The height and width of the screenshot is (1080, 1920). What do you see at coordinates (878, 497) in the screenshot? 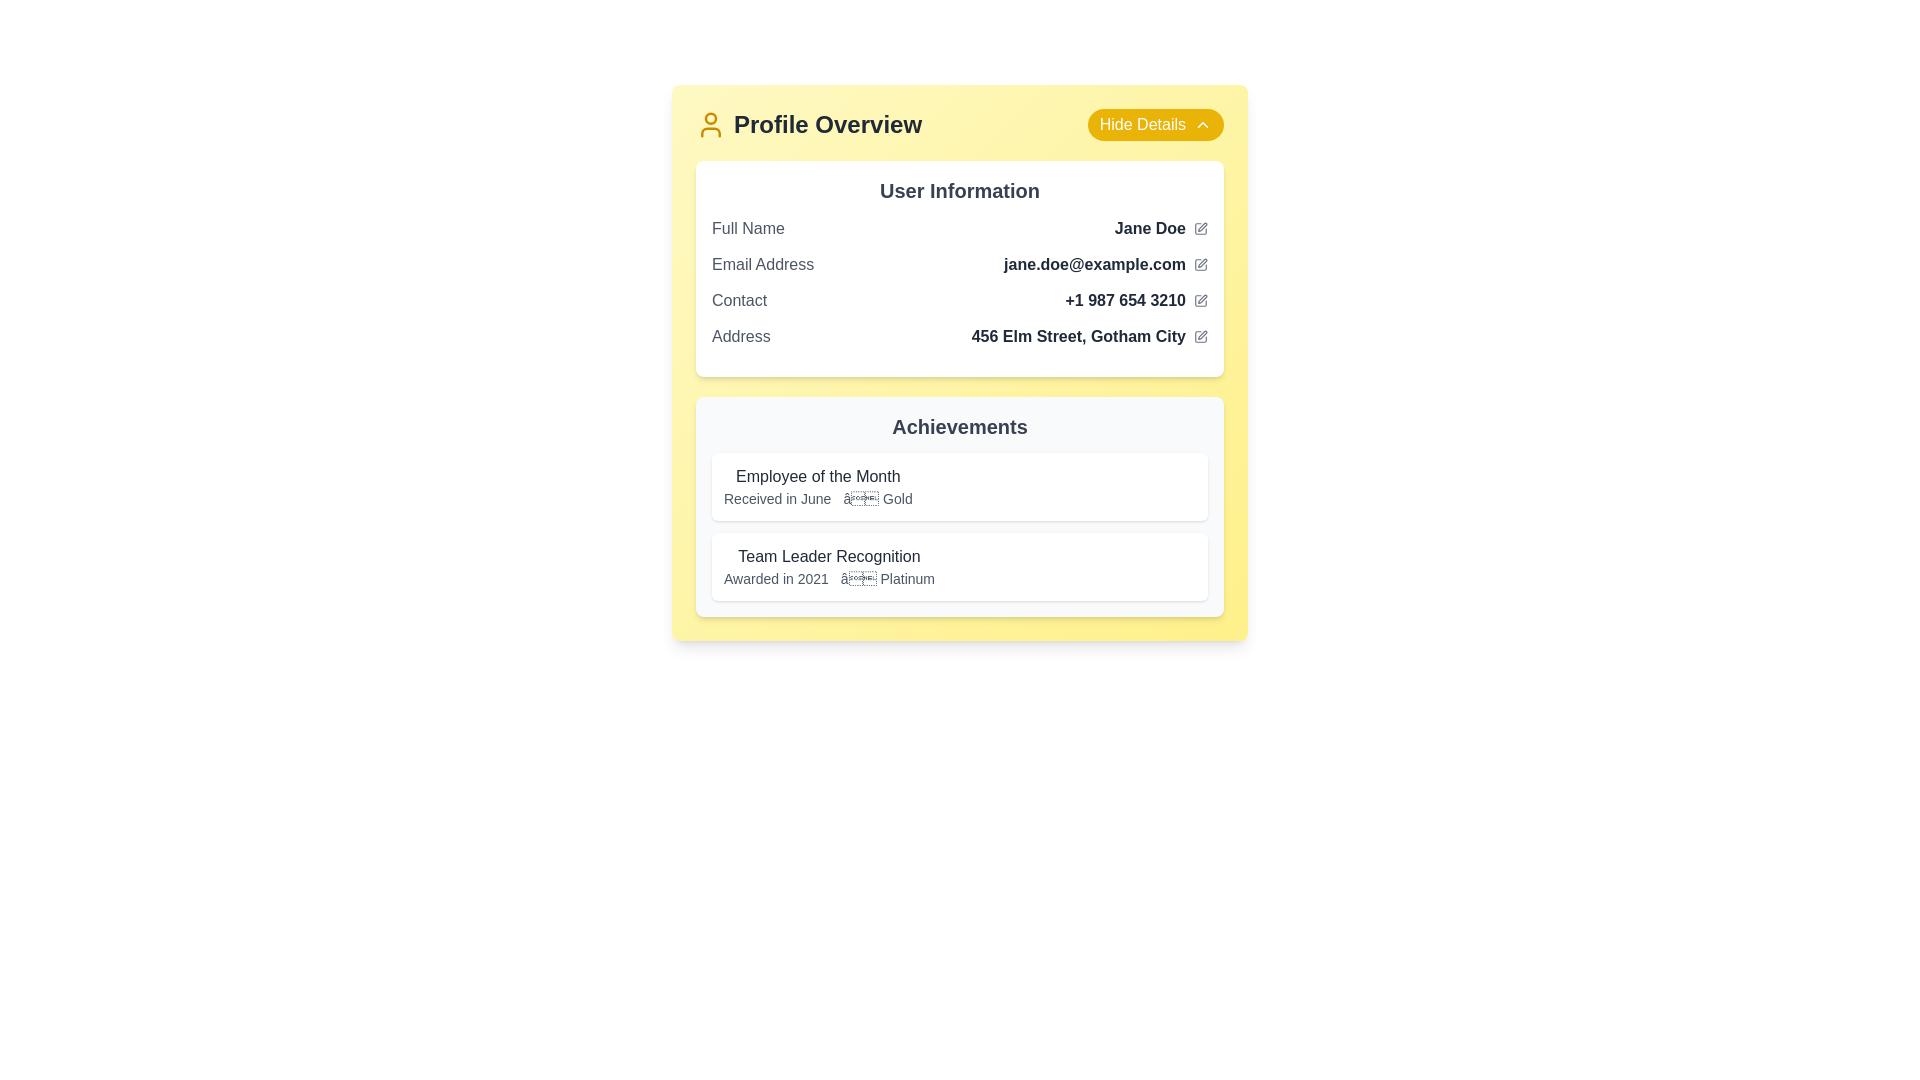
I see `displayed text from the text label showing 'Gold' in the 'Achievements' section under 'Employee of the Month'` at bounding box center [878, 497].